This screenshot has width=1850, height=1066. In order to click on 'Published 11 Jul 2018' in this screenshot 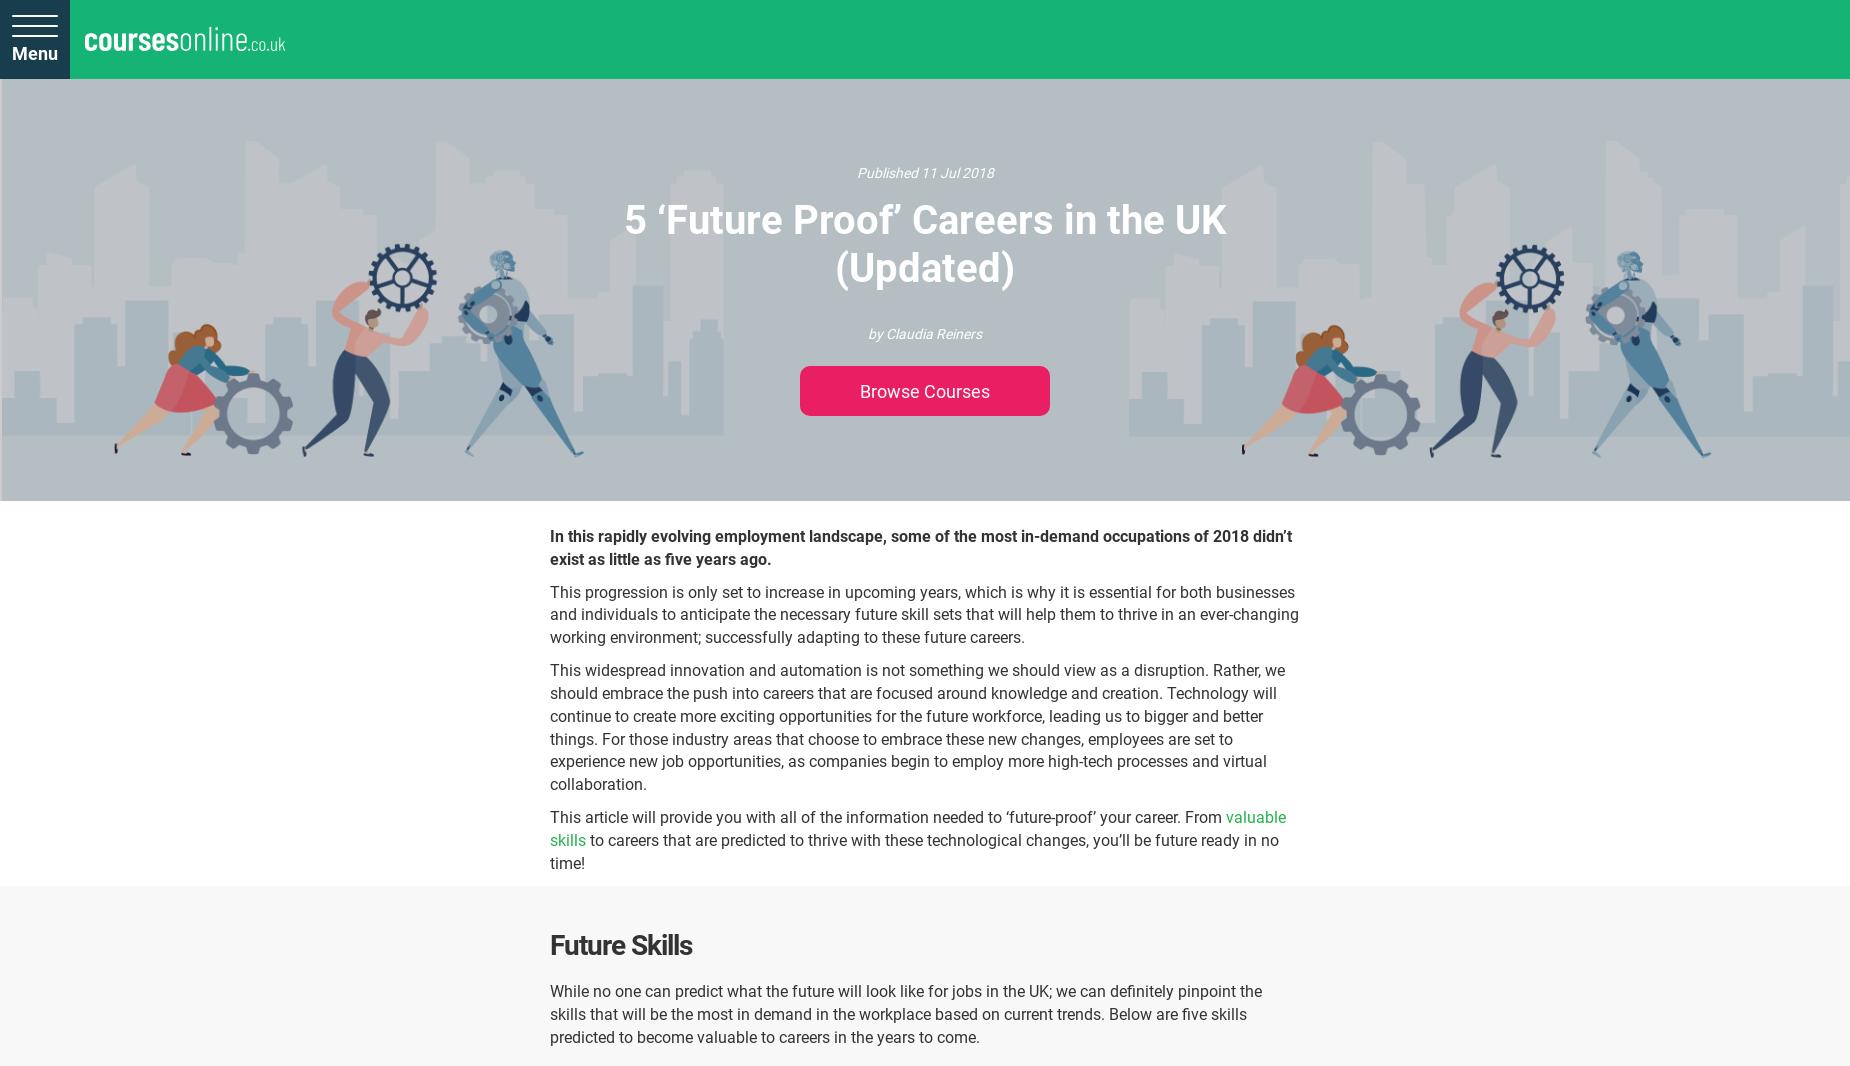, I will do `click(924, 172)`.